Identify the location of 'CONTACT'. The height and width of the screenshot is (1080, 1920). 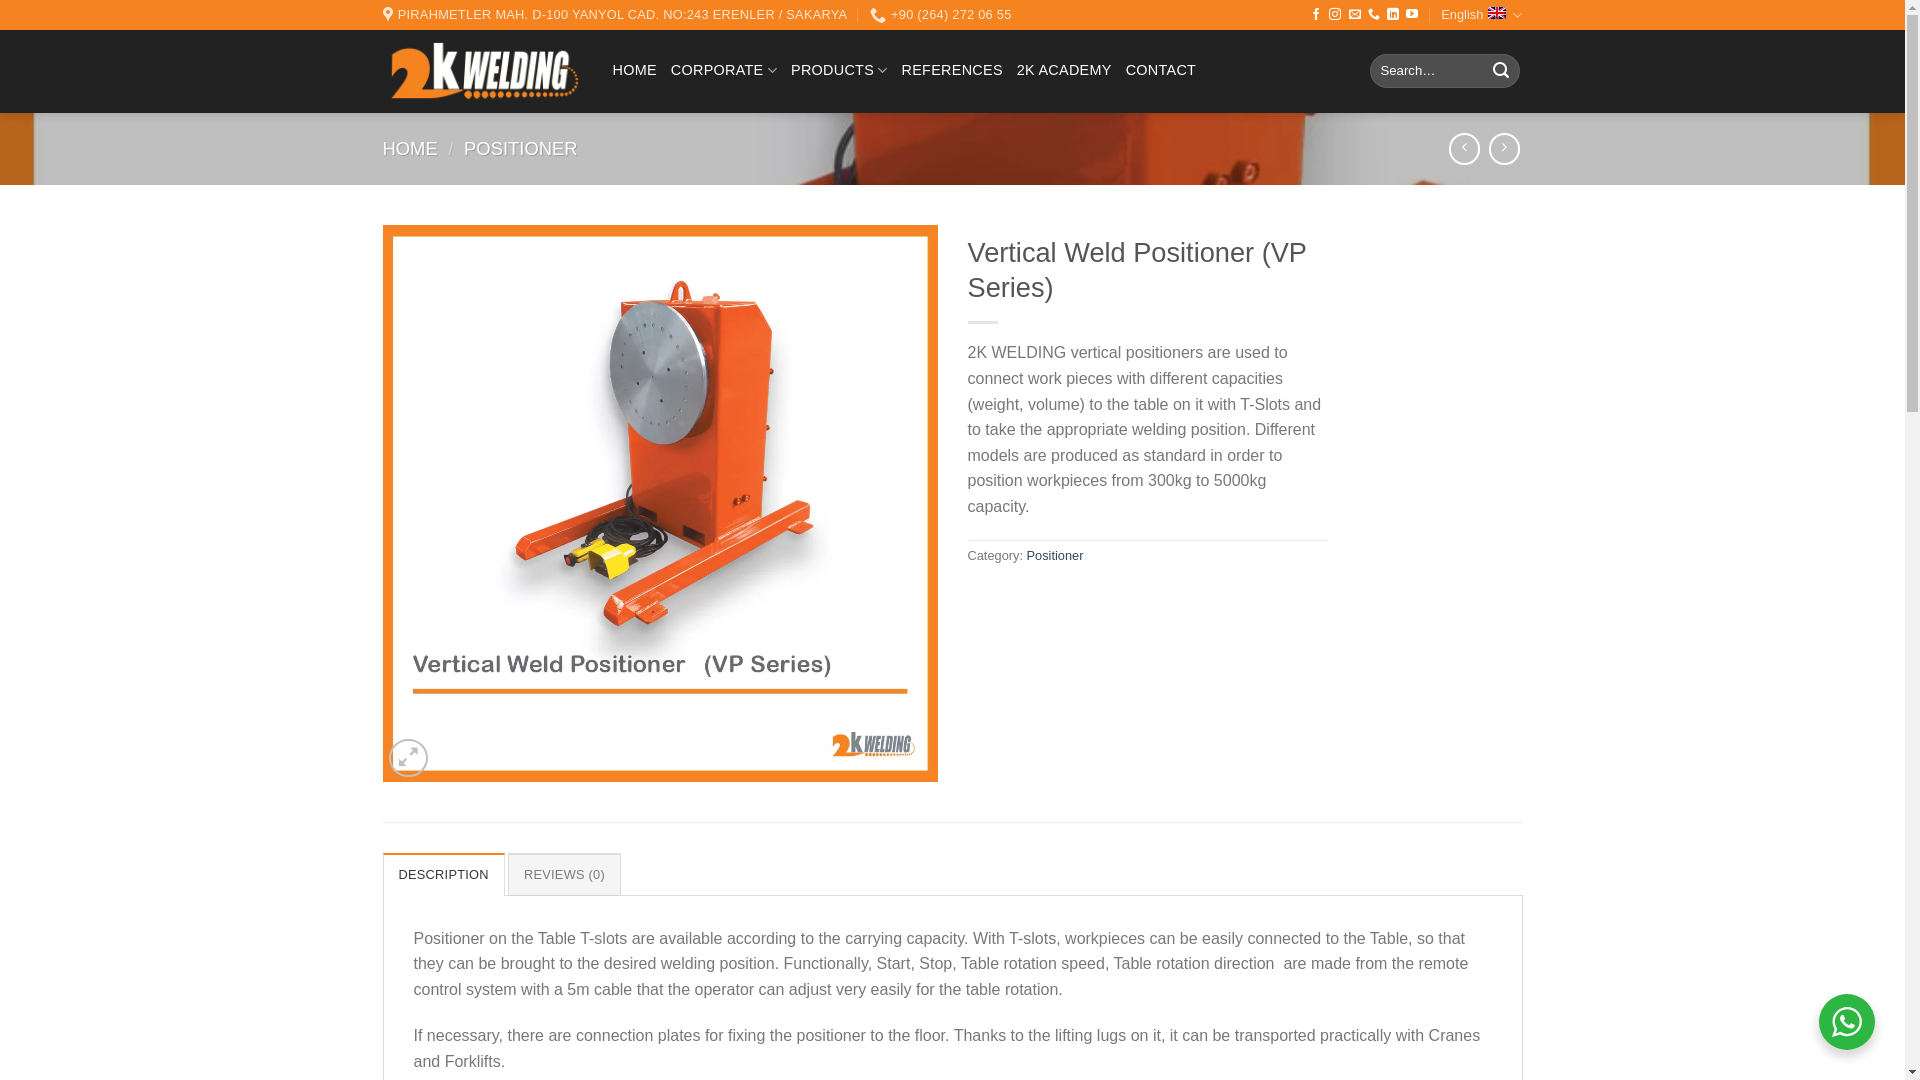
(1126, 69).